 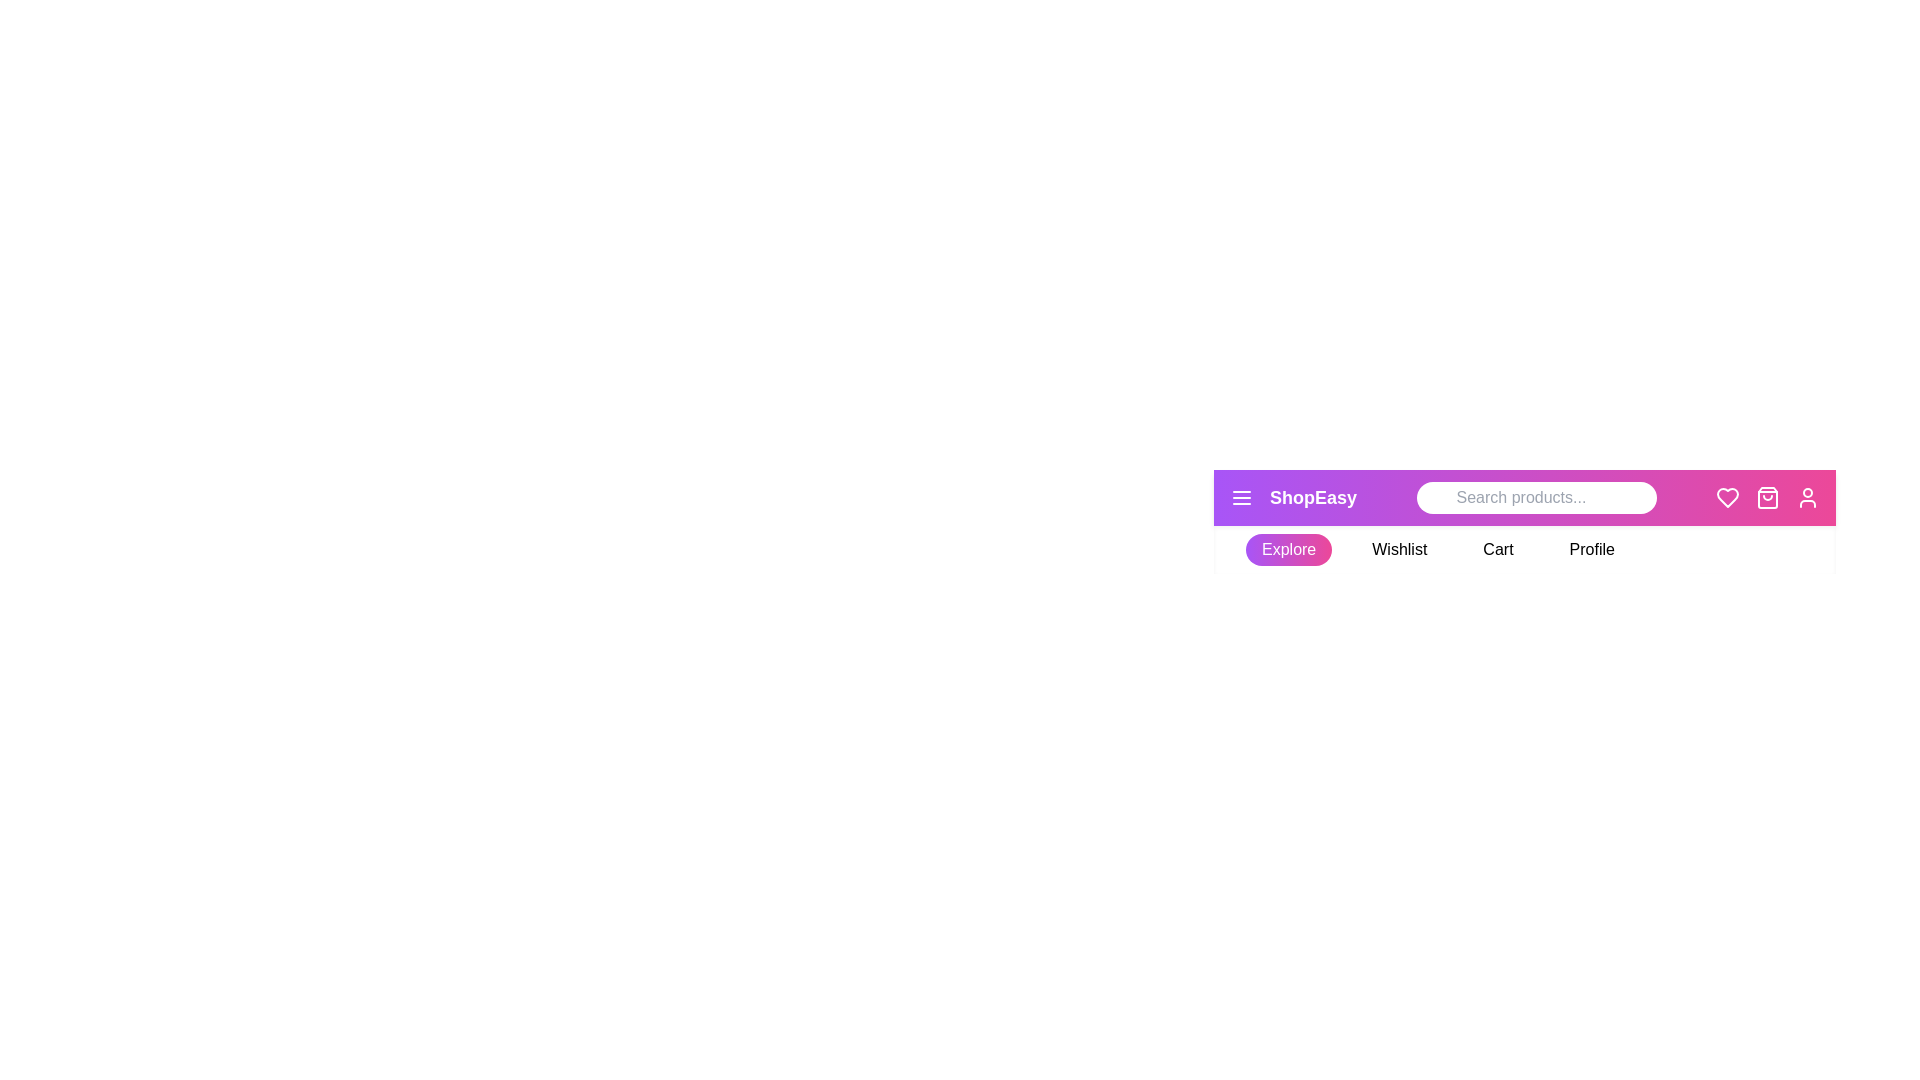 I want to click on the Cart tab to activate it, so click(x=1498, y=550).